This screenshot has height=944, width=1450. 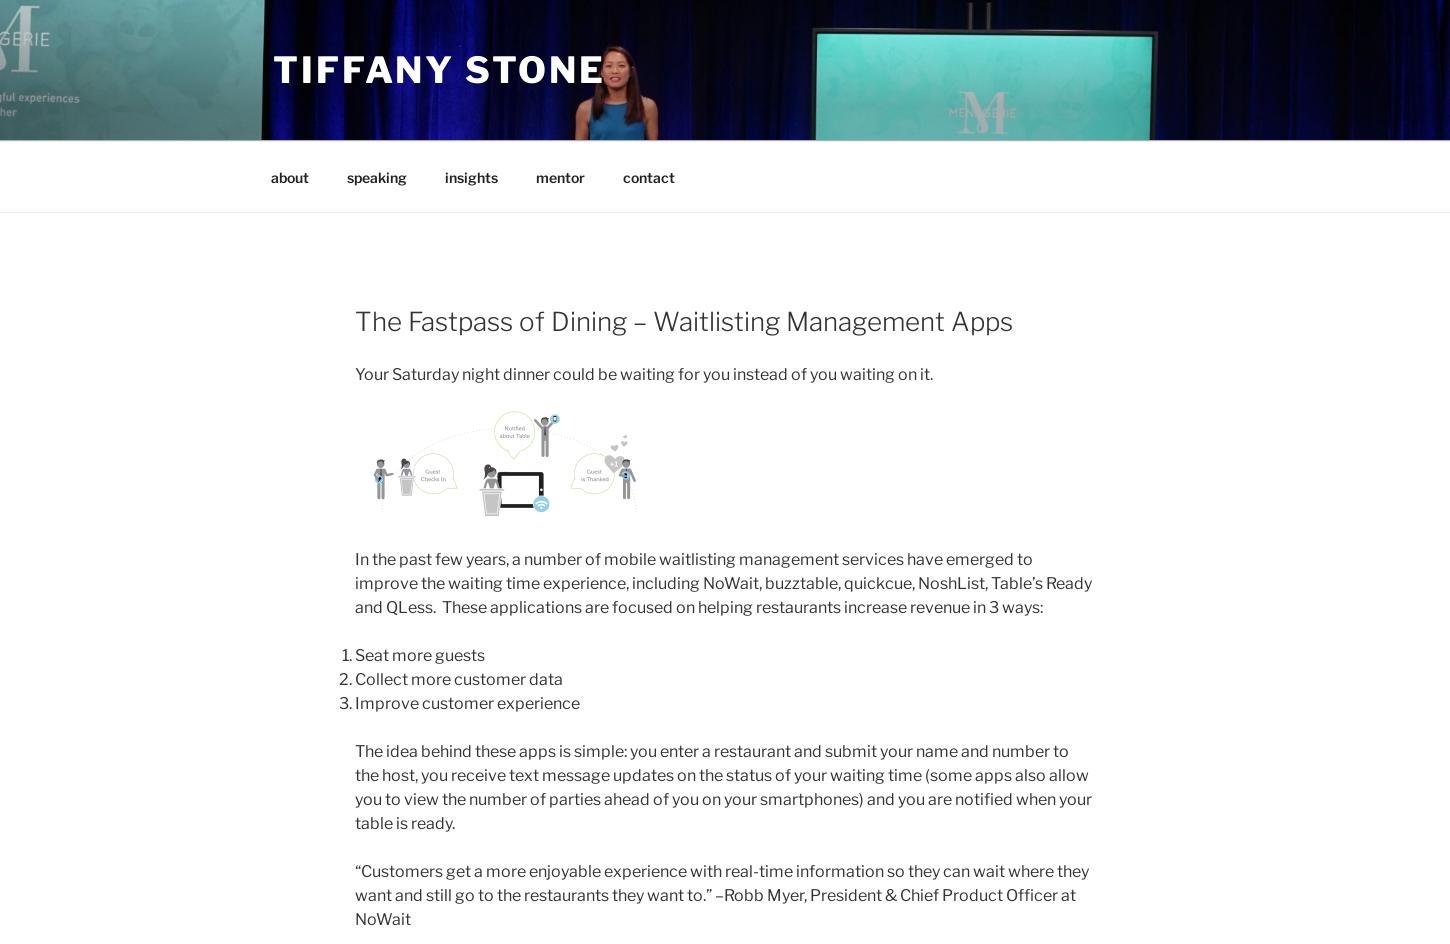 What do you see at coordinates (720, 893) in the screenshot?
I see `'“Customers get a more enjoyable experience with real-time information so they can wait where they want and still go to the restaurants they want to.” –Robb Myer, President & Chief Product Officer at NoWait'` at bounding box center [720, 893].